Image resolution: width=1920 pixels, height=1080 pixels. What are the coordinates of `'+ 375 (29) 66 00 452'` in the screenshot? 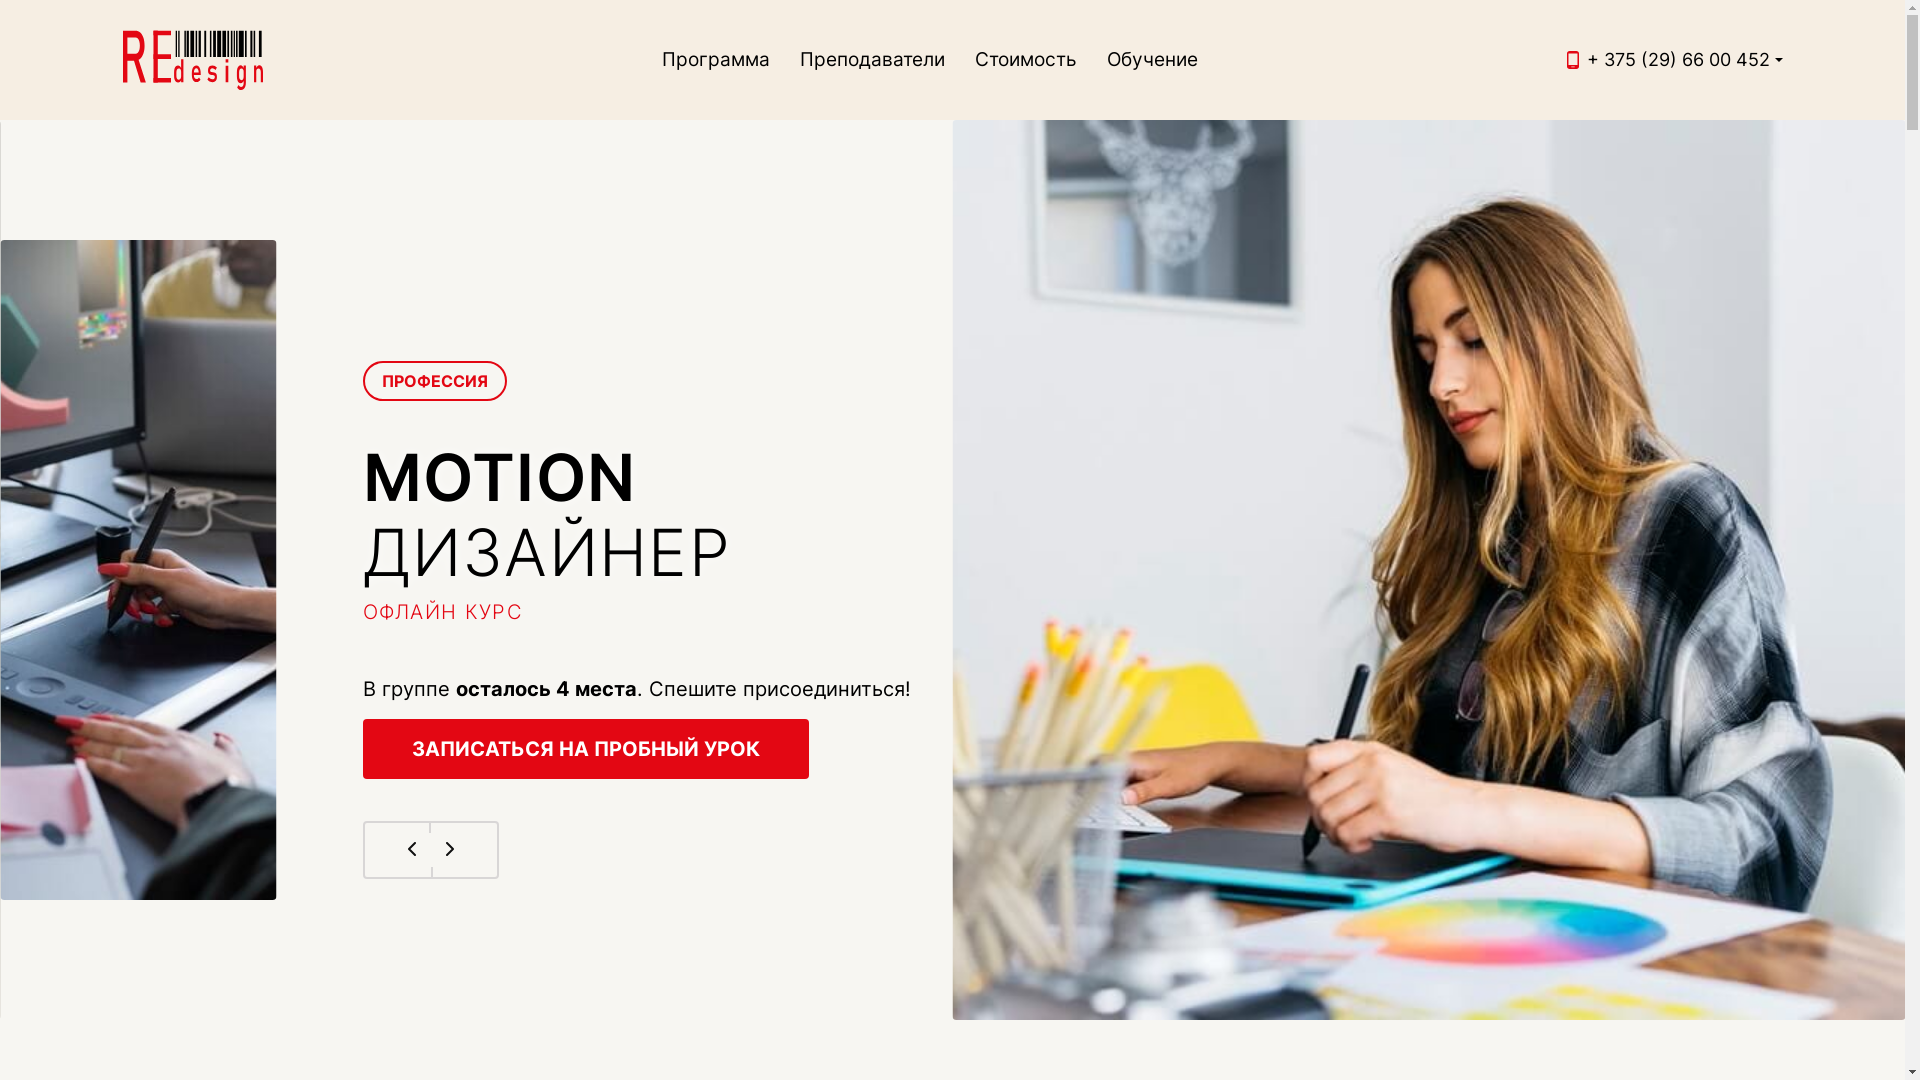 It's located at (1584, 58).